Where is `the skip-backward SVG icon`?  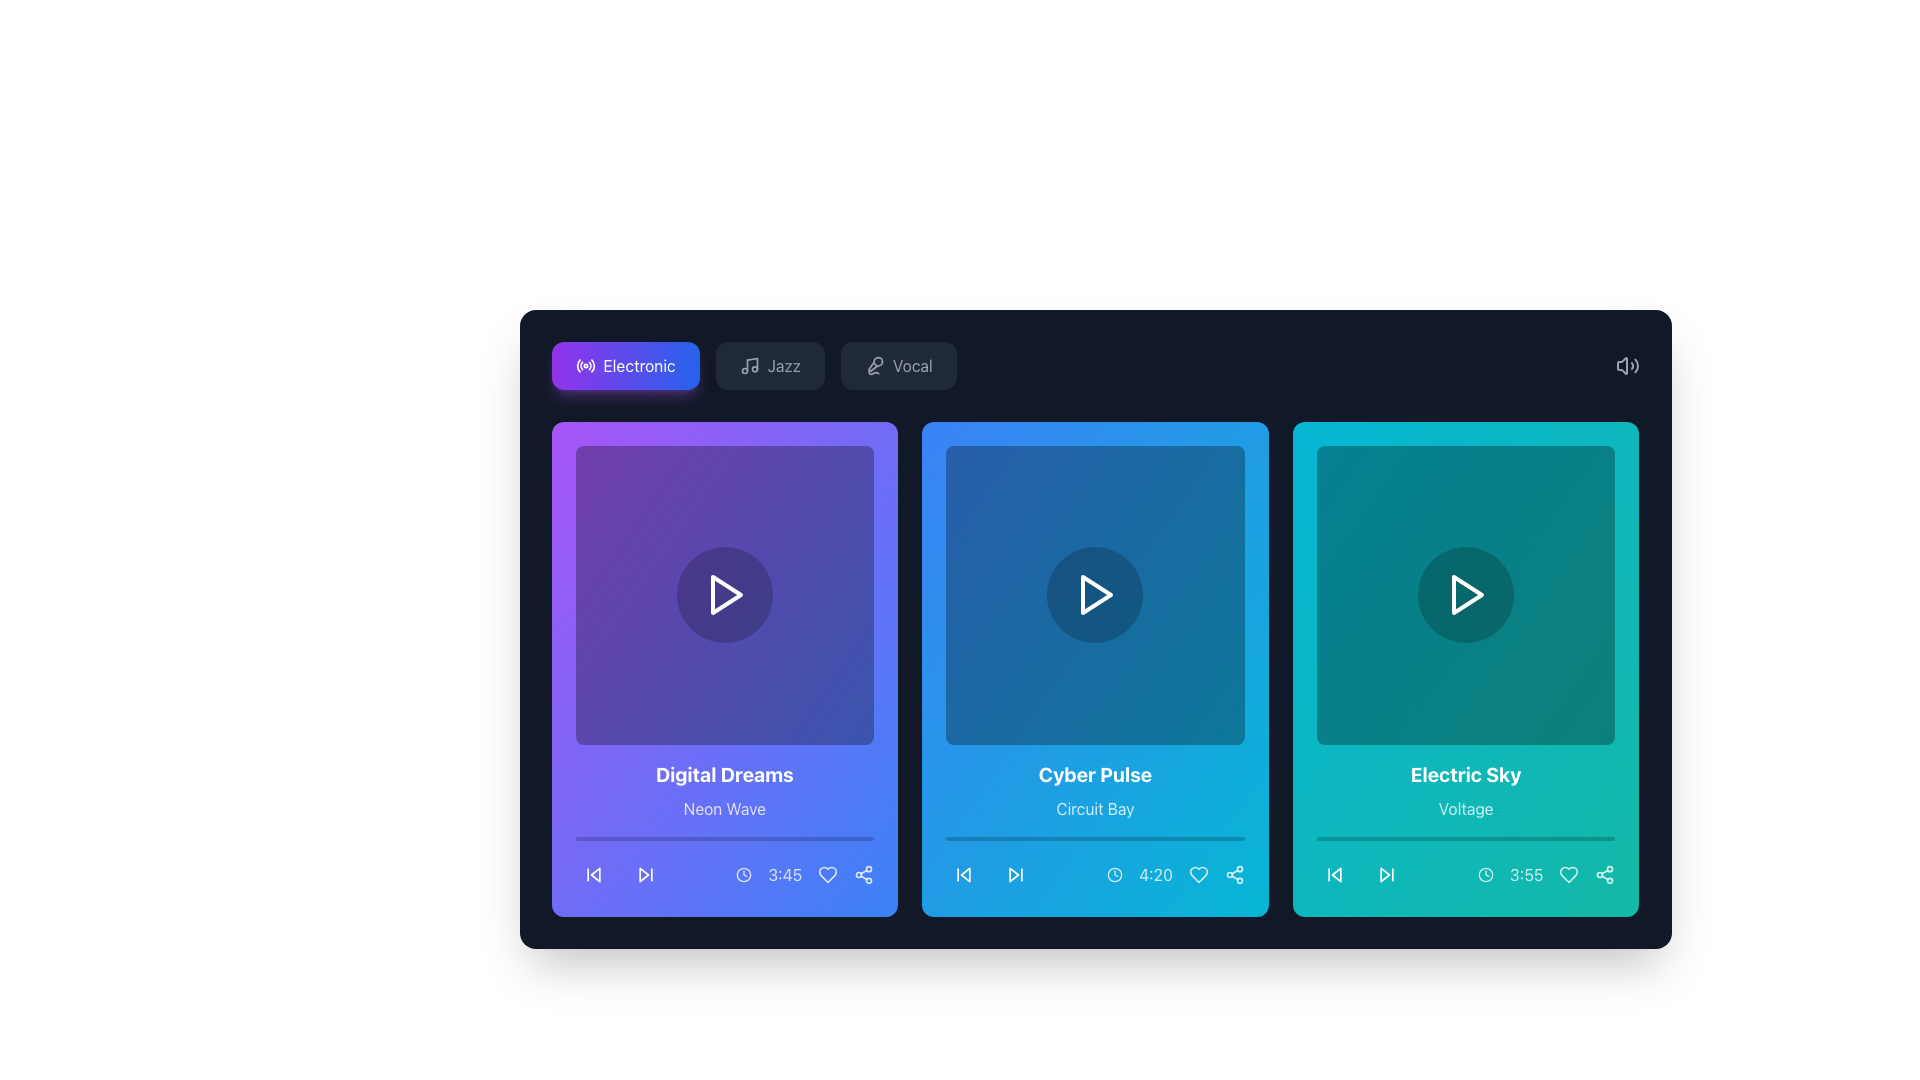 the skip-backward SVG icon is located at coordinates (594, 873).